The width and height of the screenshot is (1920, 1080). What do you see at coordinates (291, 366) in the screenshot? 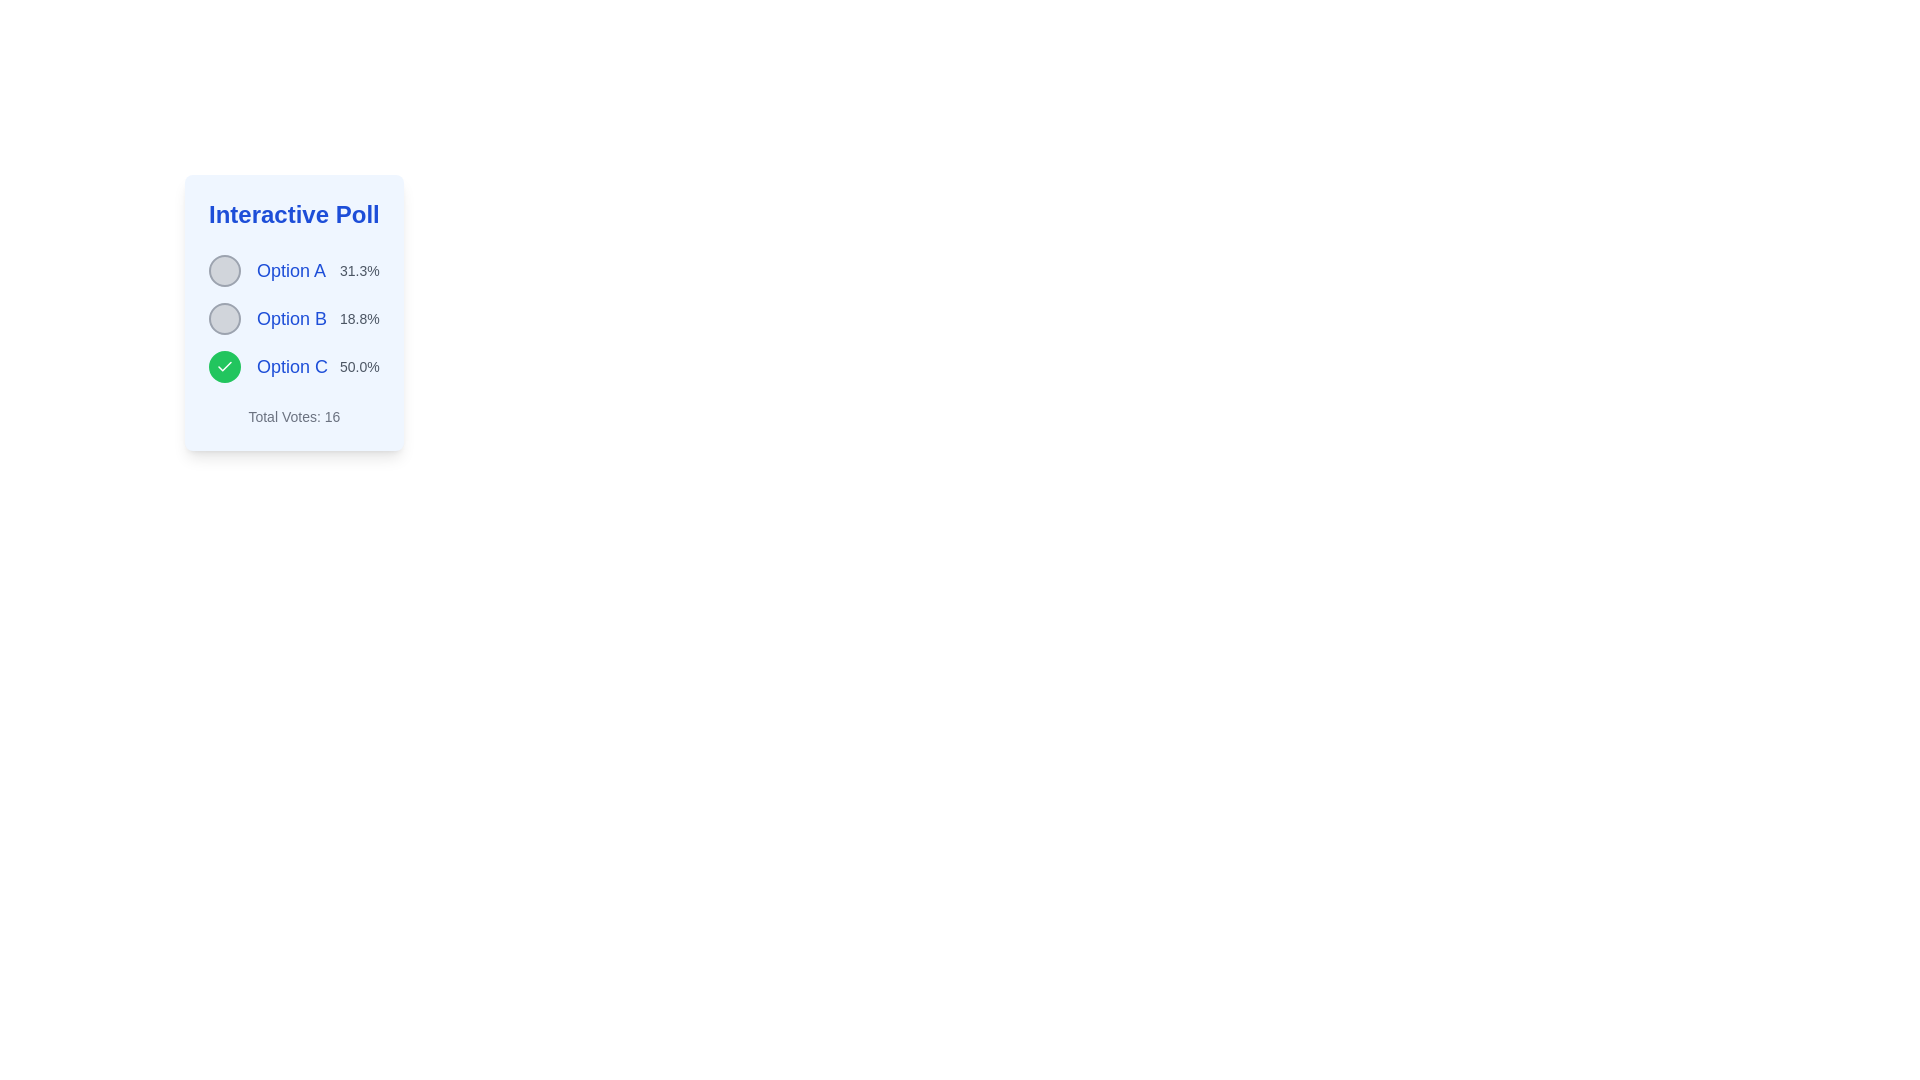
I see `text content of the label displaying 'Option C', which is styled in bold blue font and indicates the selected option in the poll` at bounding box center [291, 366].